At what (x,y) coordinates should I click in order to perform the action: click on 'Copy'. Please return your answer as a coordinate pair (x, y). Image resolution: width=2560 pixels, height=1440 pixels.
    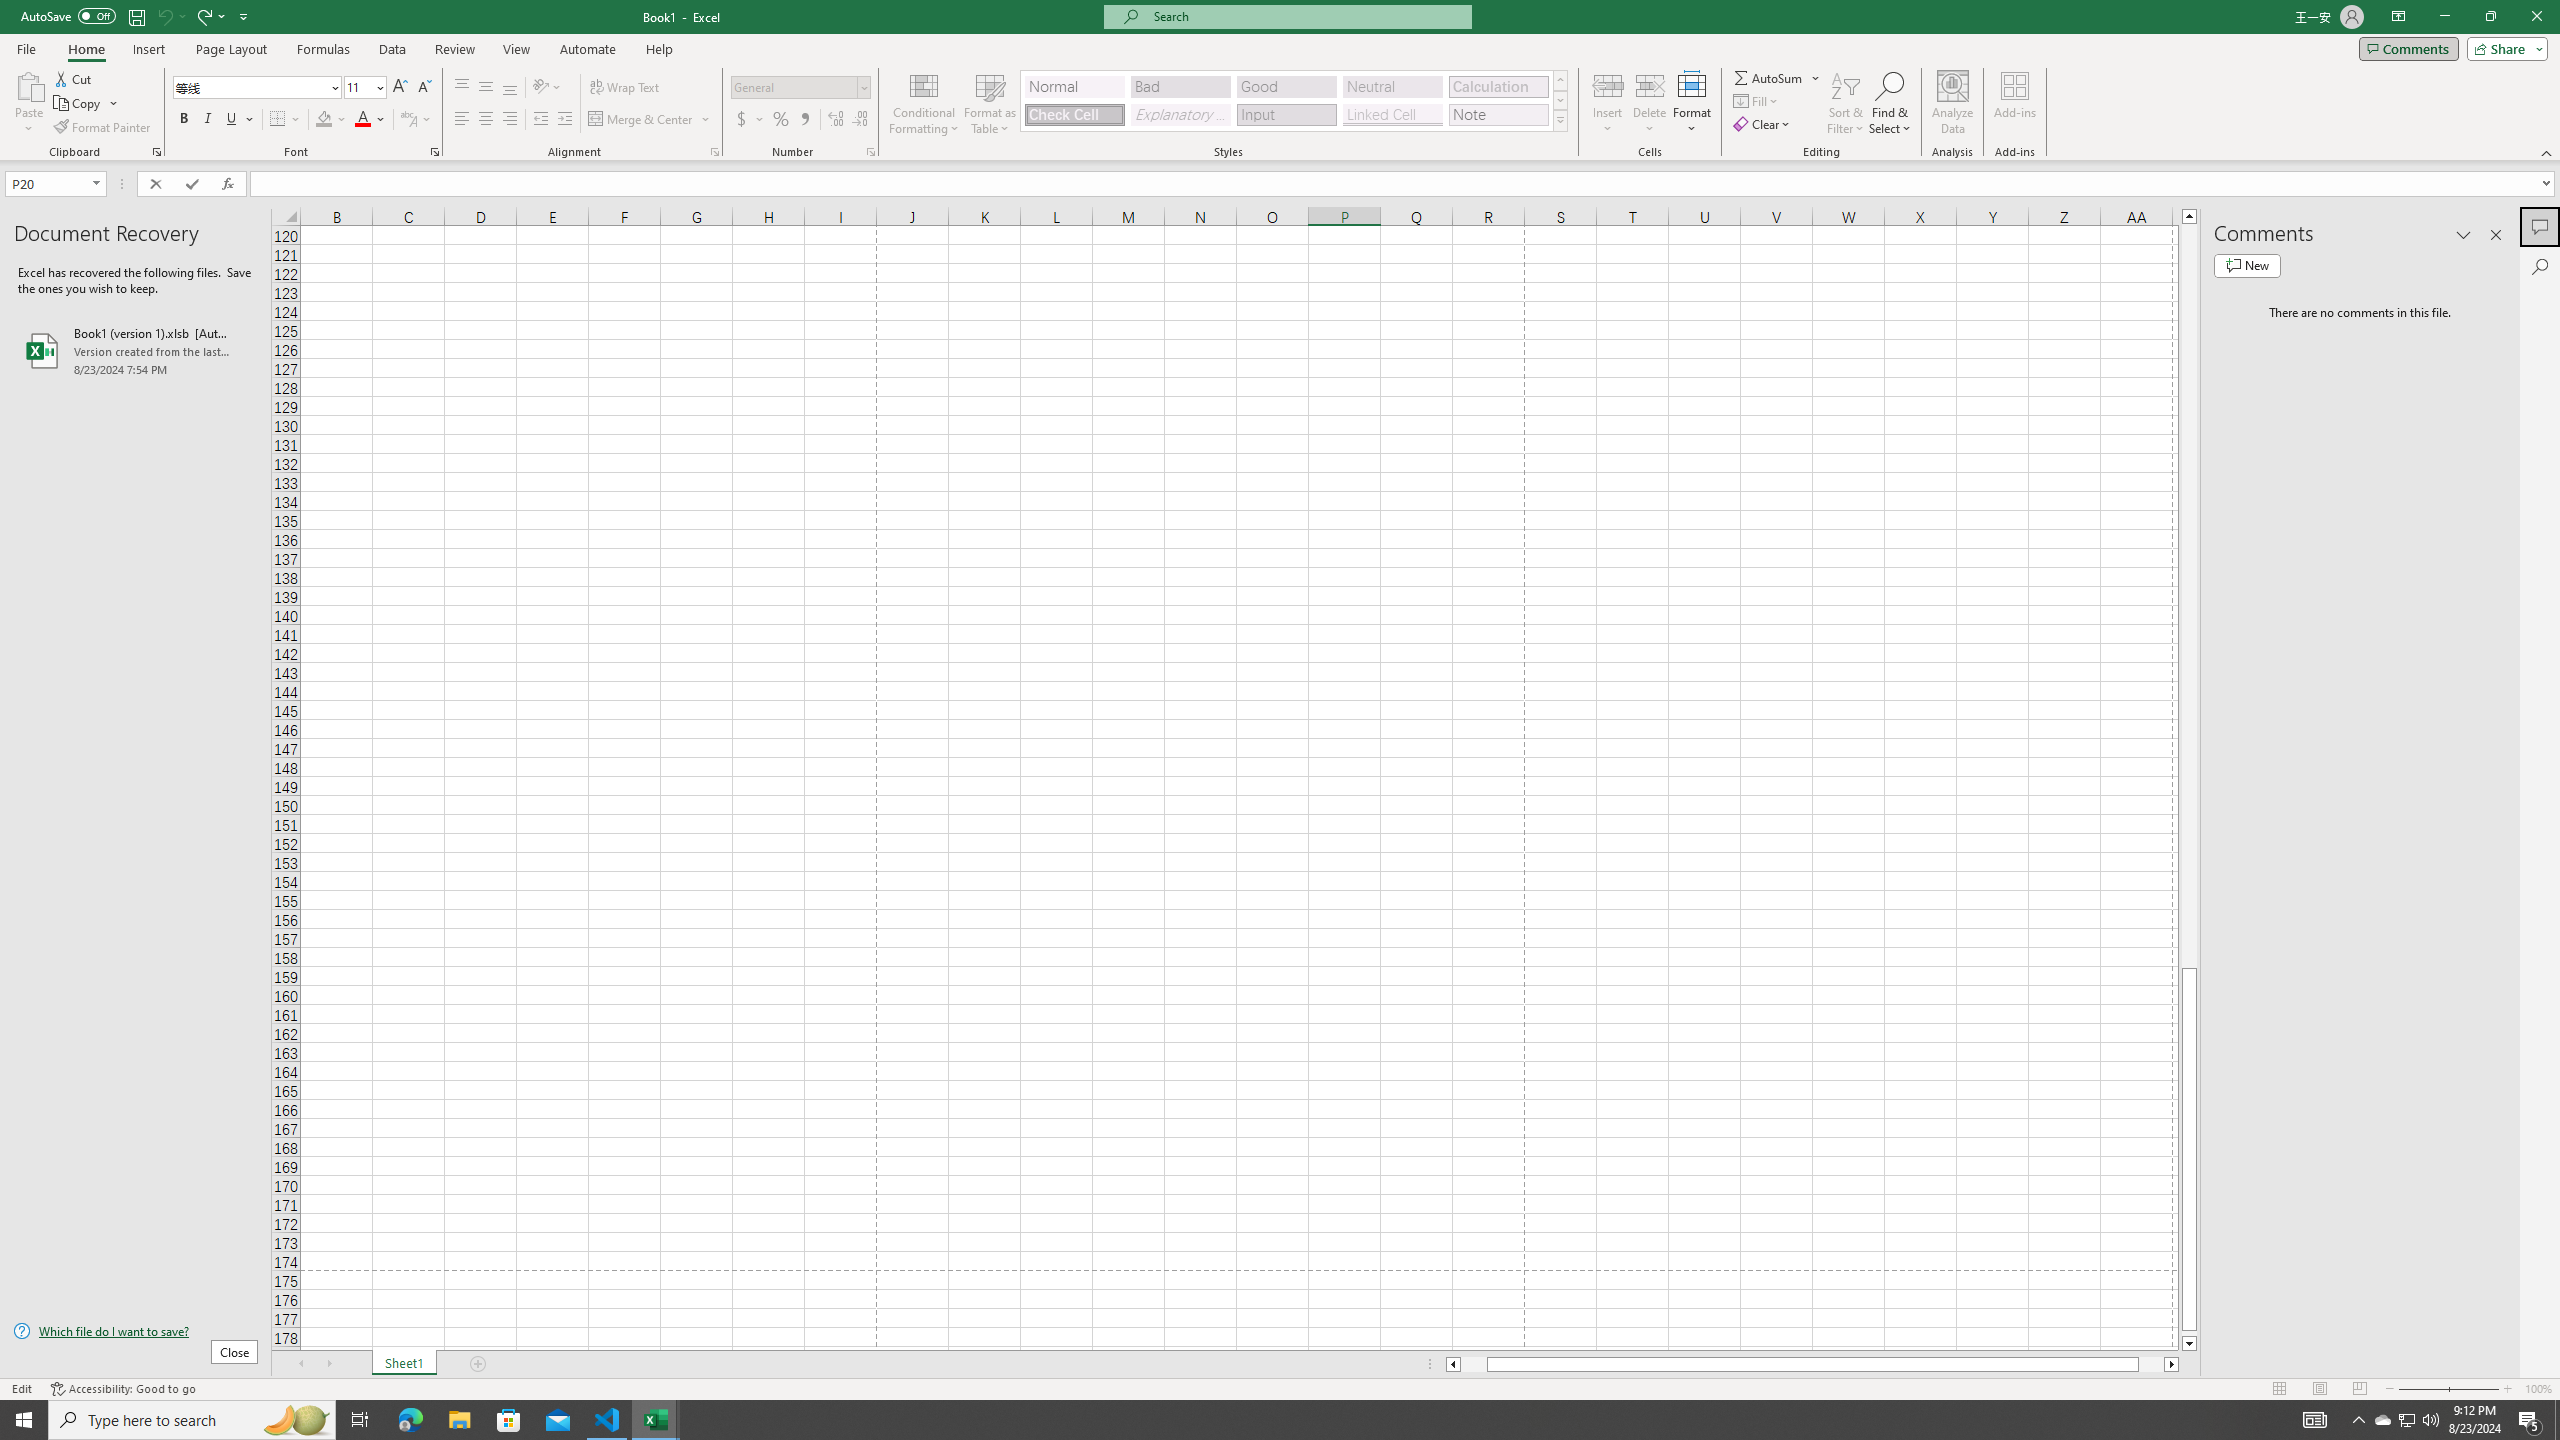
    Looking at the image, I should click on (78, 103).